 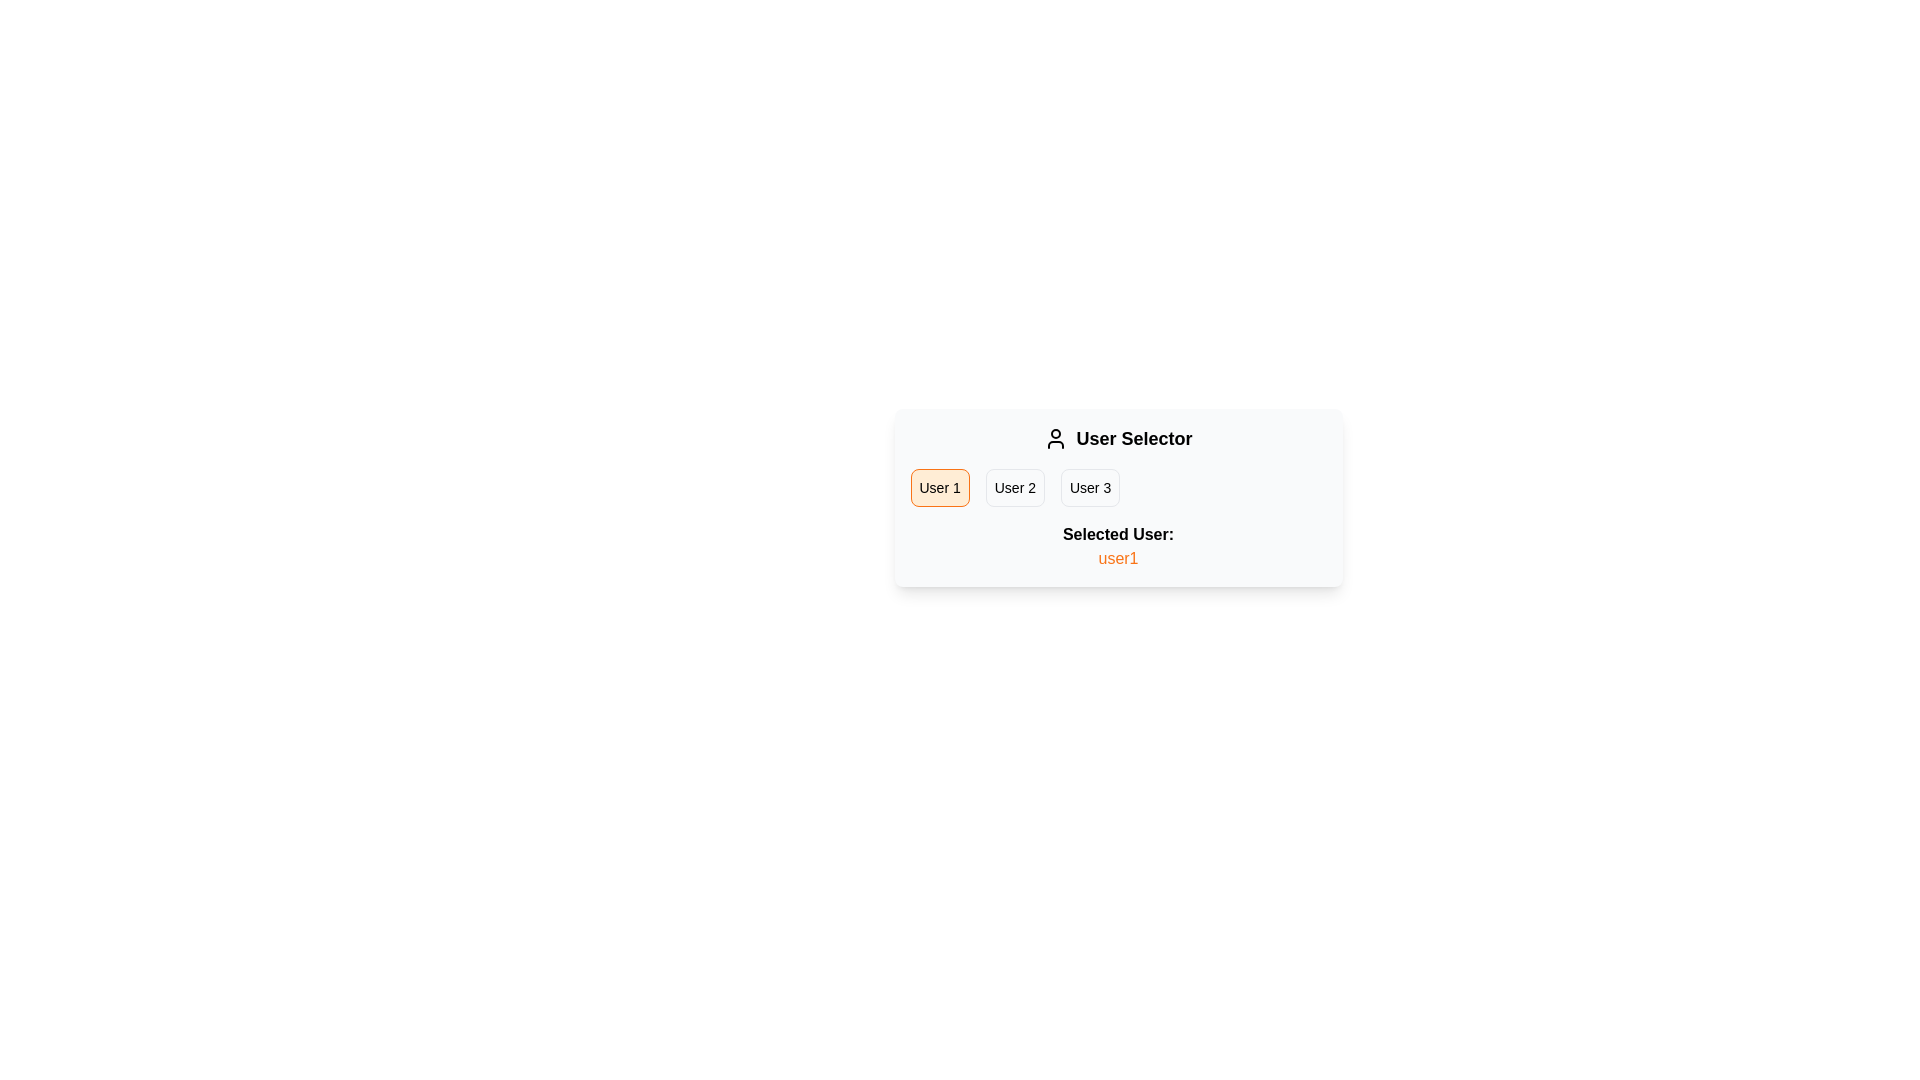 I want to click on the 'User 1' button, which is a rectangular button with rounded corners, light orange background, and black text, so click(x=939, y=488).